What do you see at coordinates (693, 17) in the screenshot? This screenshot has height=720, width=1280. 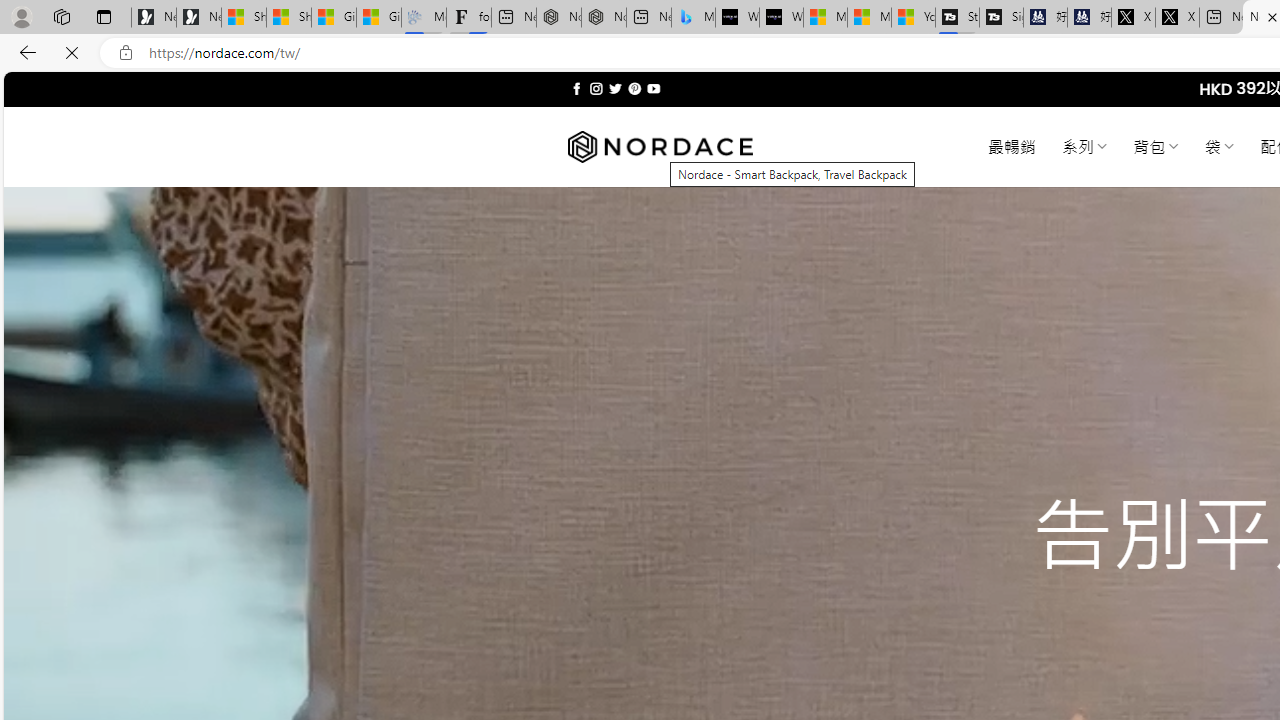 I see `'Microsoft Bing Travel - Shangri-La Hotel Bangkok'` at bounding box center [693, 17].